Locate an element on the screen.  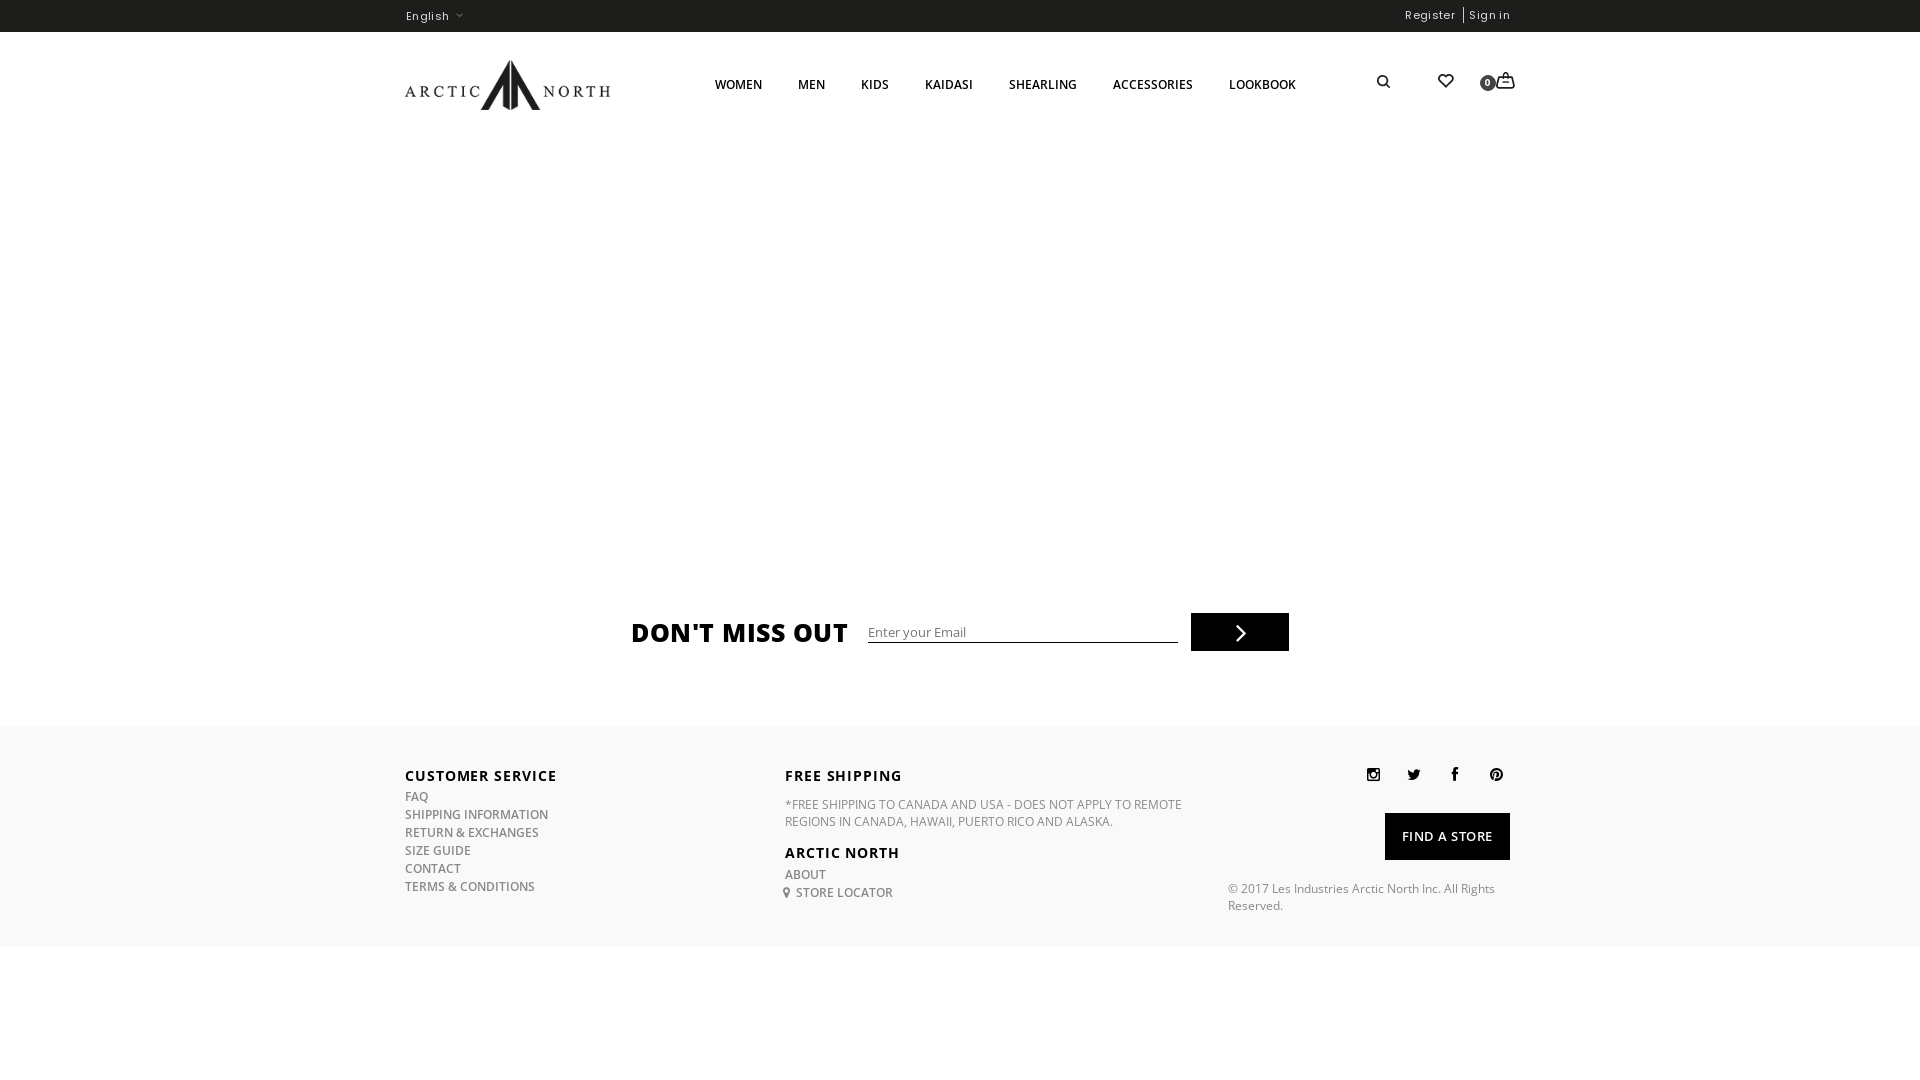
'Join us on Facebook' is located at coordinates (1455, 773).